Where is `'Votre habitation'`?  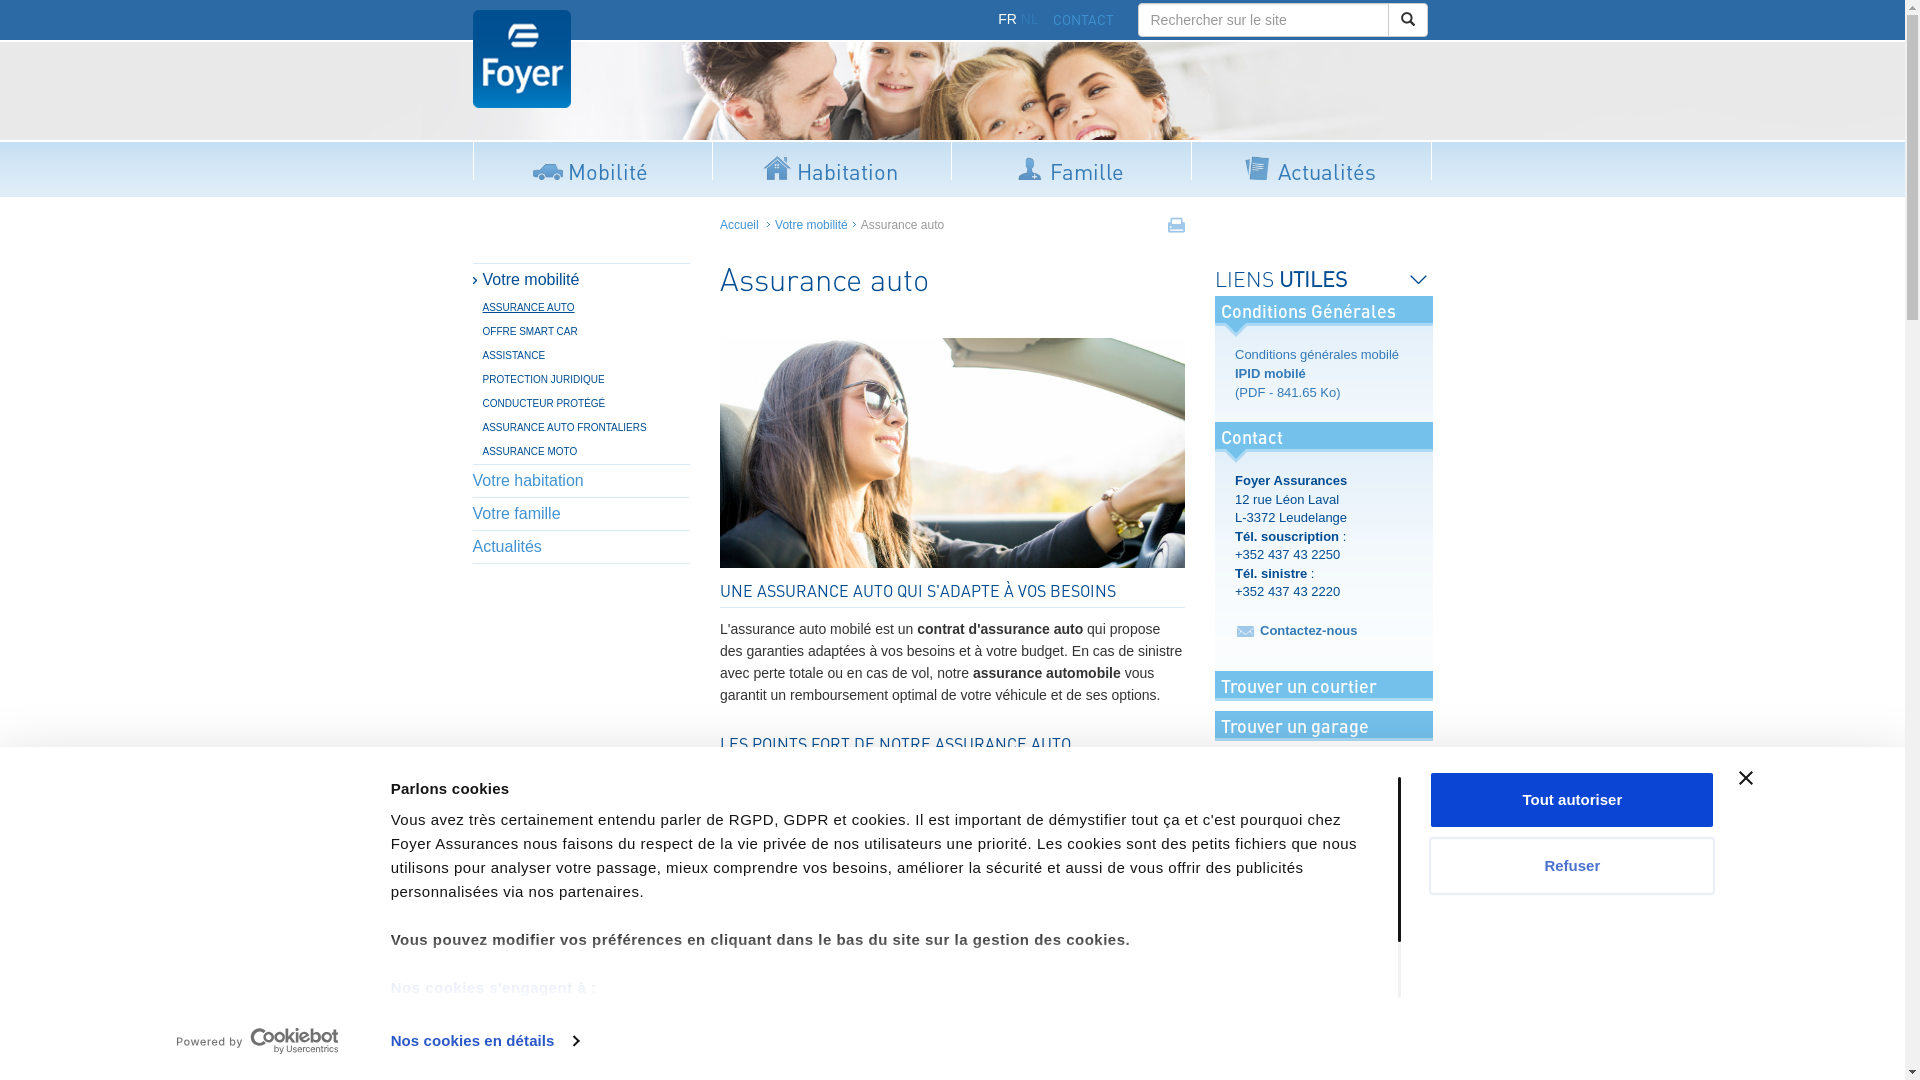
'Votre habitation' is located at coordinates (579, 481).